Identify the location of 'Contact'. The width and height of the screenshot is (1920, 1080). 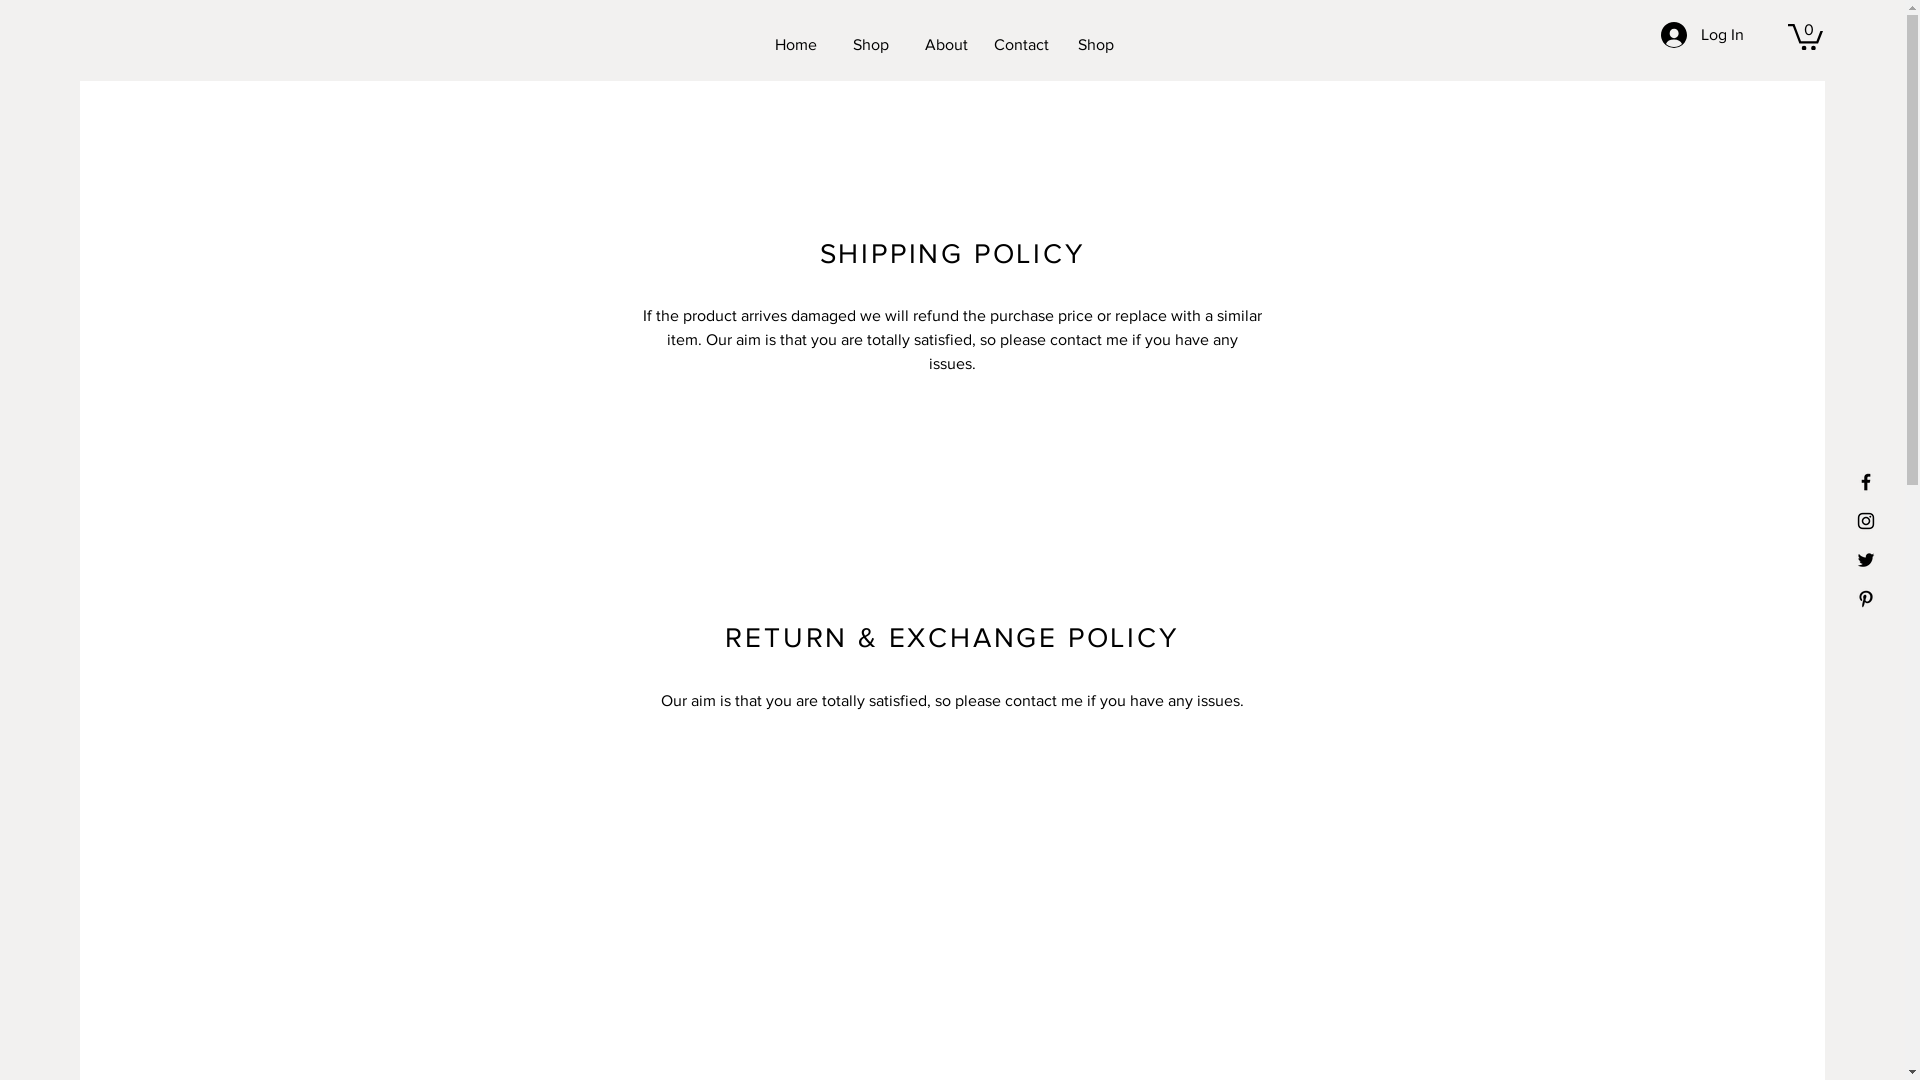
(1021, 45).